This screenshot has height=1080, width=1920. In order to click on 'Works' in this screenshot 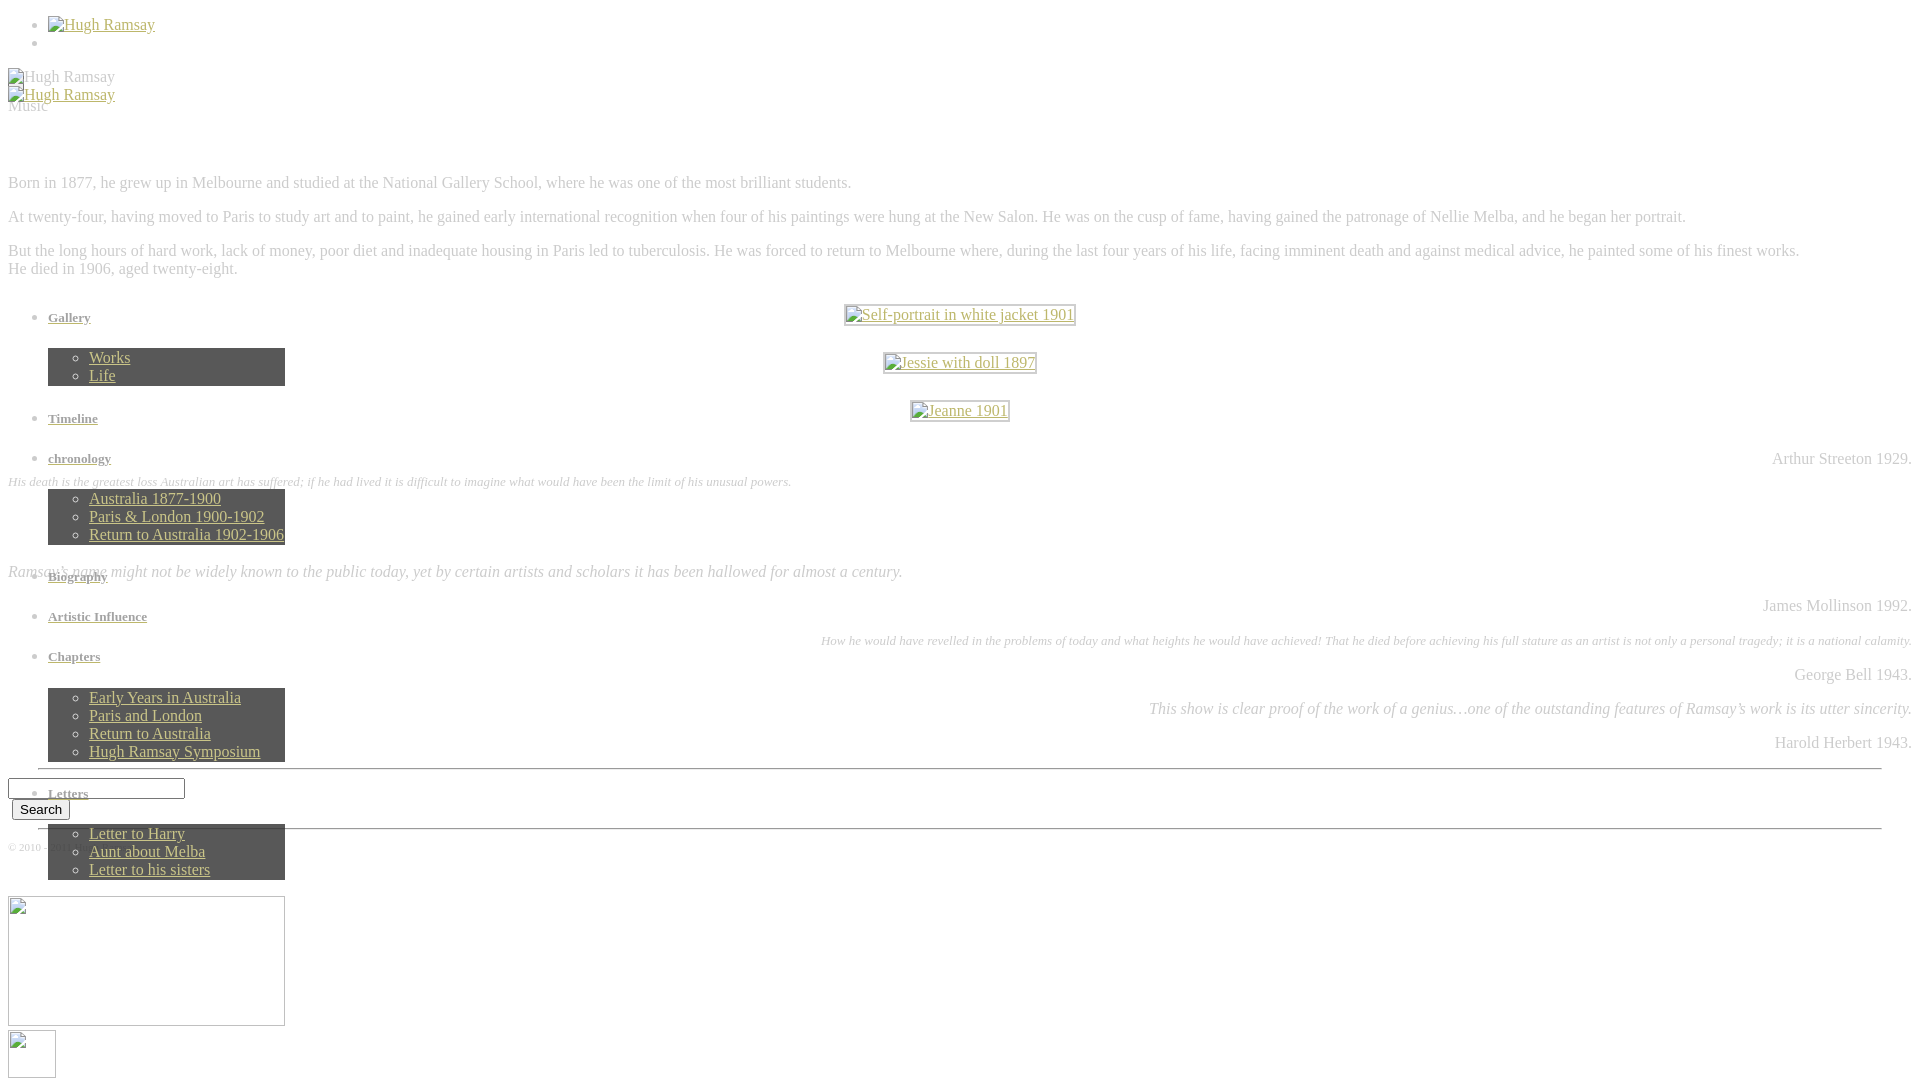, I will do `click(108, 356)`.